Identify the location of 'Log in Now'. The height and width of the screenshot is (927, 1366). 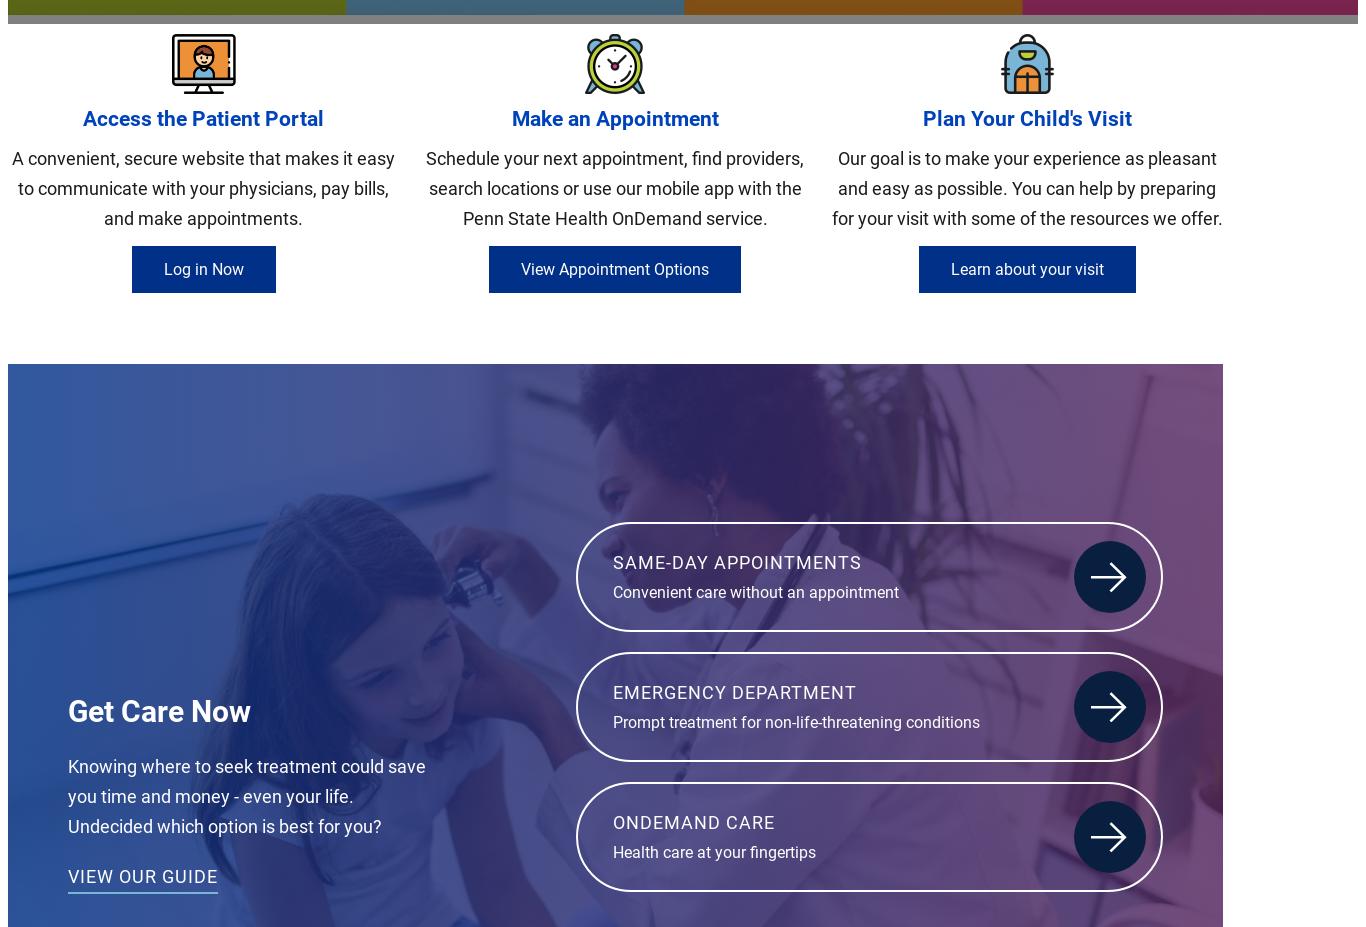
(201, 268).